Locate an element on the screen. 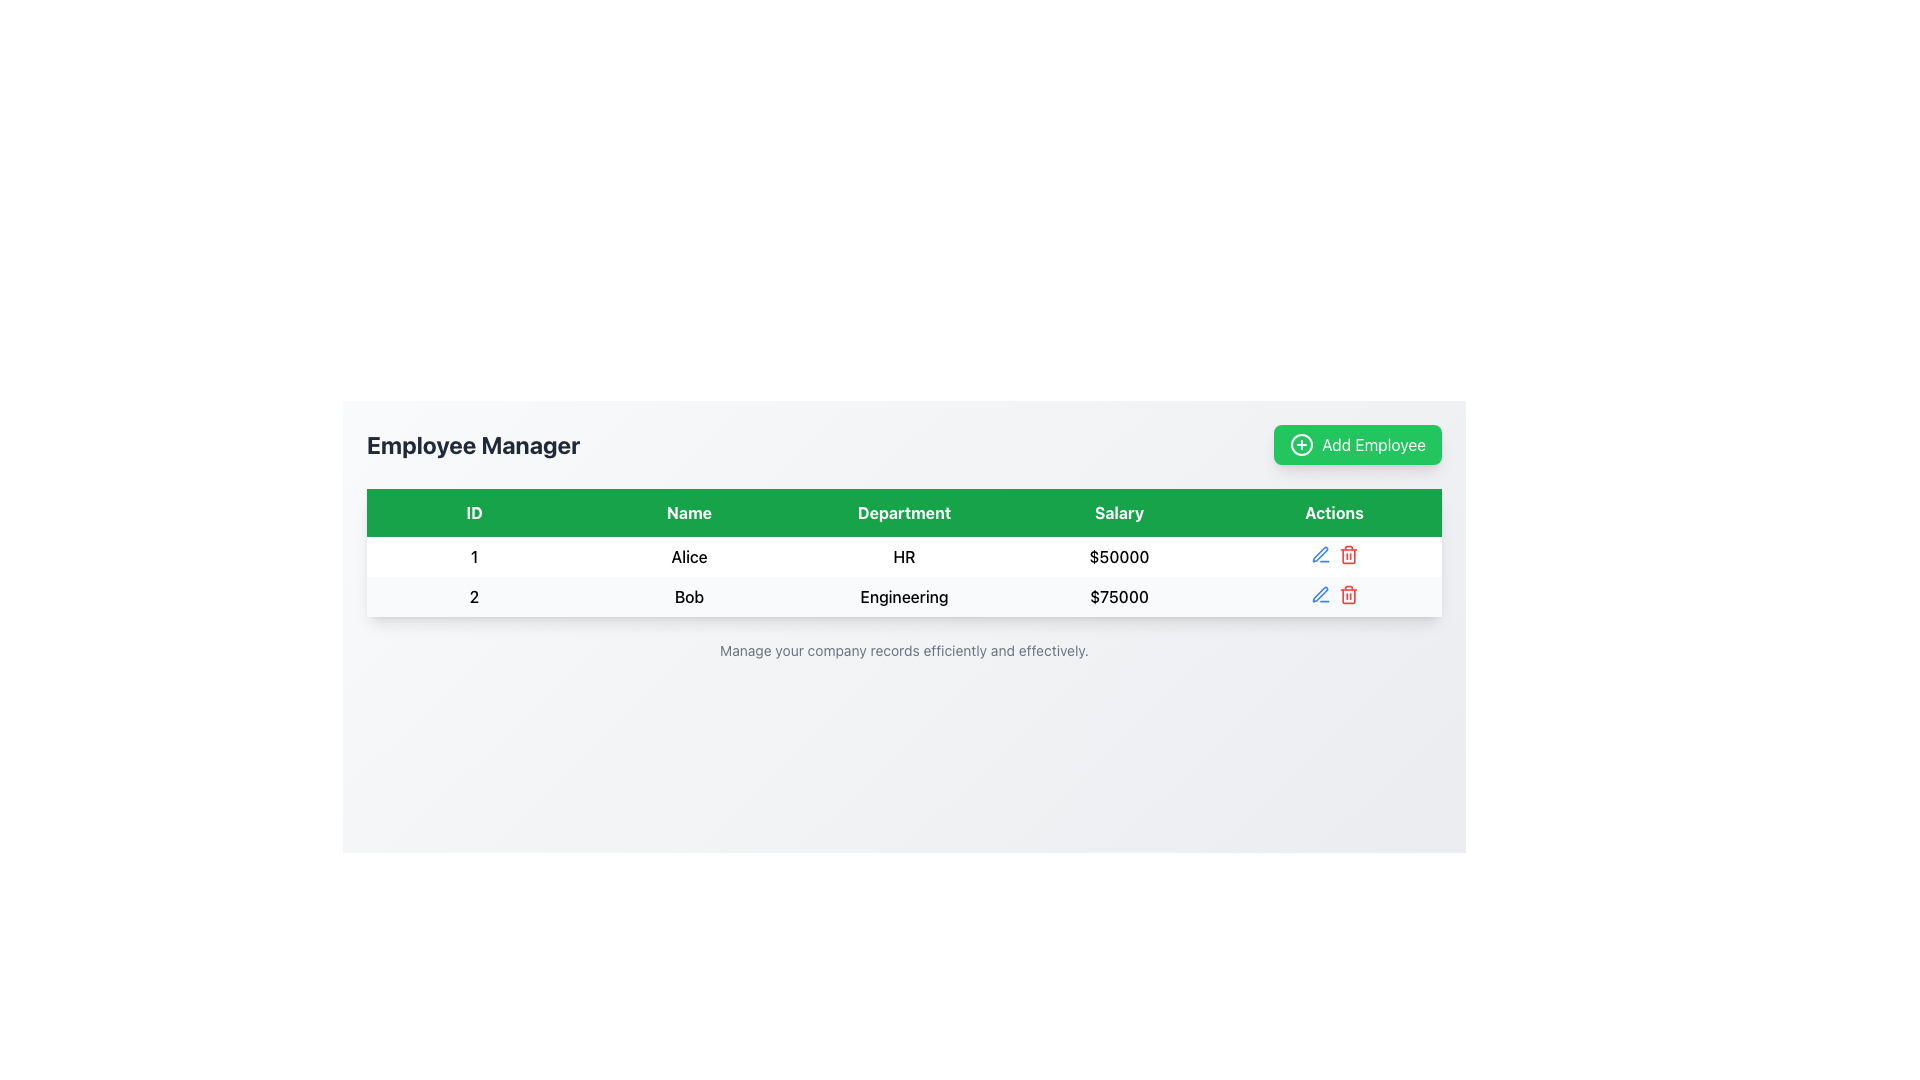  the 'Add Employee' button located in the upper-right corner of the 'Employee Manager' section is located at coordinates (1358, 443).